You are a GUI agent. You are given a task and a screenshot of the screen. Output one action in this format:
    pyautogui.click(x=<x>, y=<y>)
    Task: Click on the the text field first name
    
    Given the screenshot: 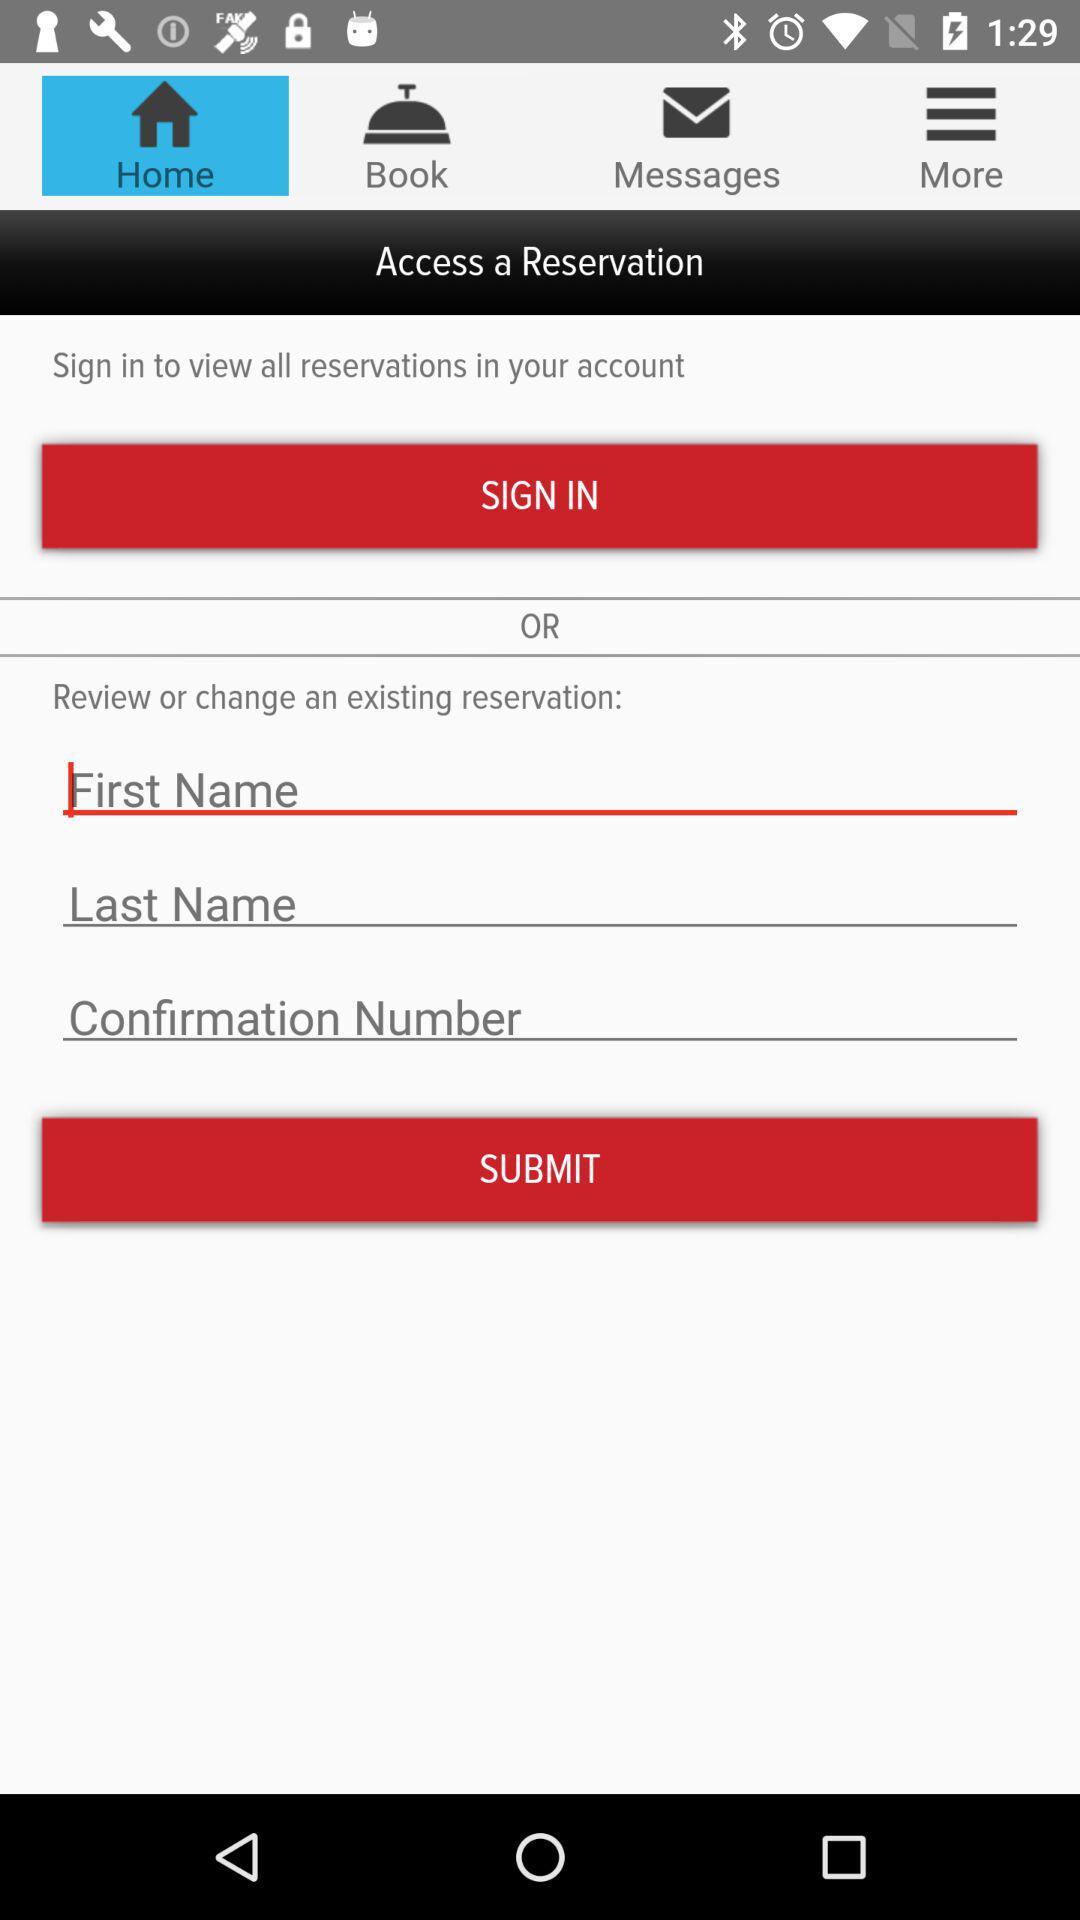 What is the action you would take?
    pyautogui.click(x=540, y=788)
    